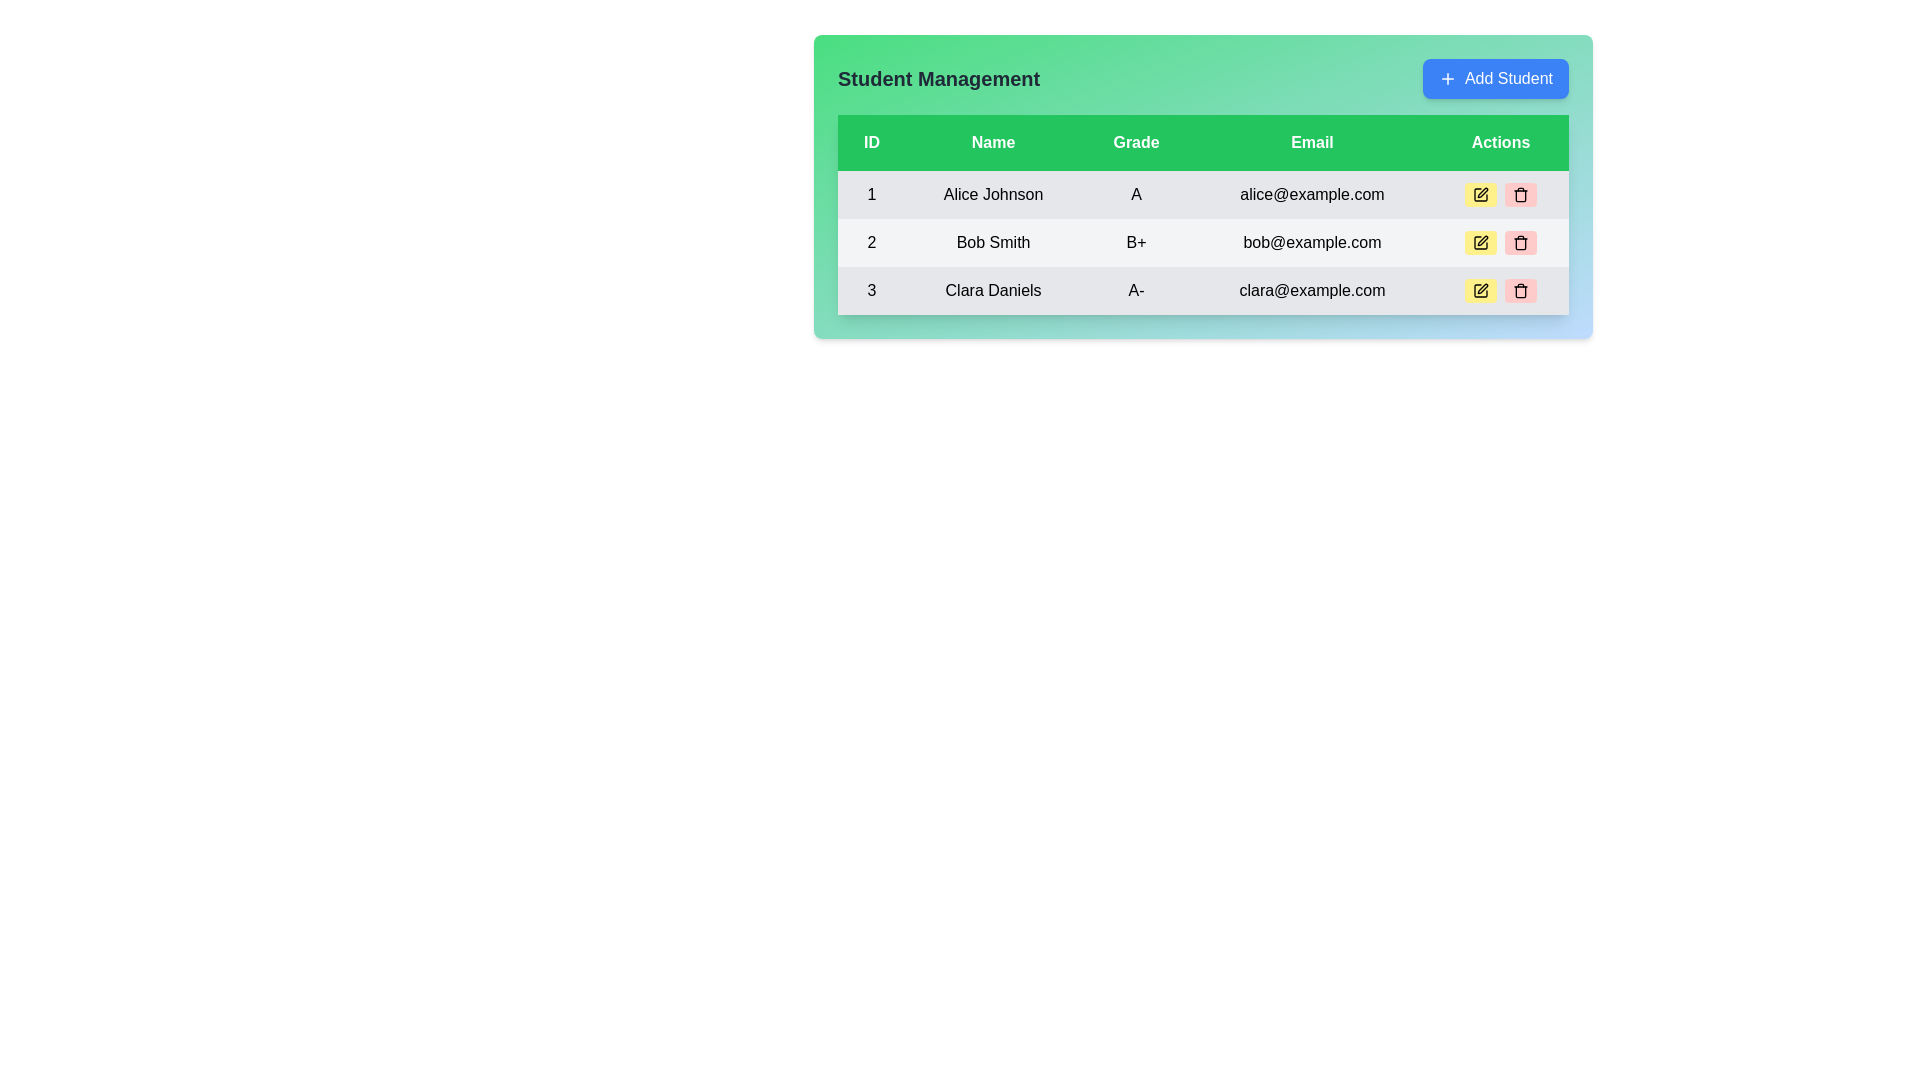  I want to click on the 'edit' button in the 'Actions' column for the table row corresponding to 'Bob Smith', so click(1480, 242).